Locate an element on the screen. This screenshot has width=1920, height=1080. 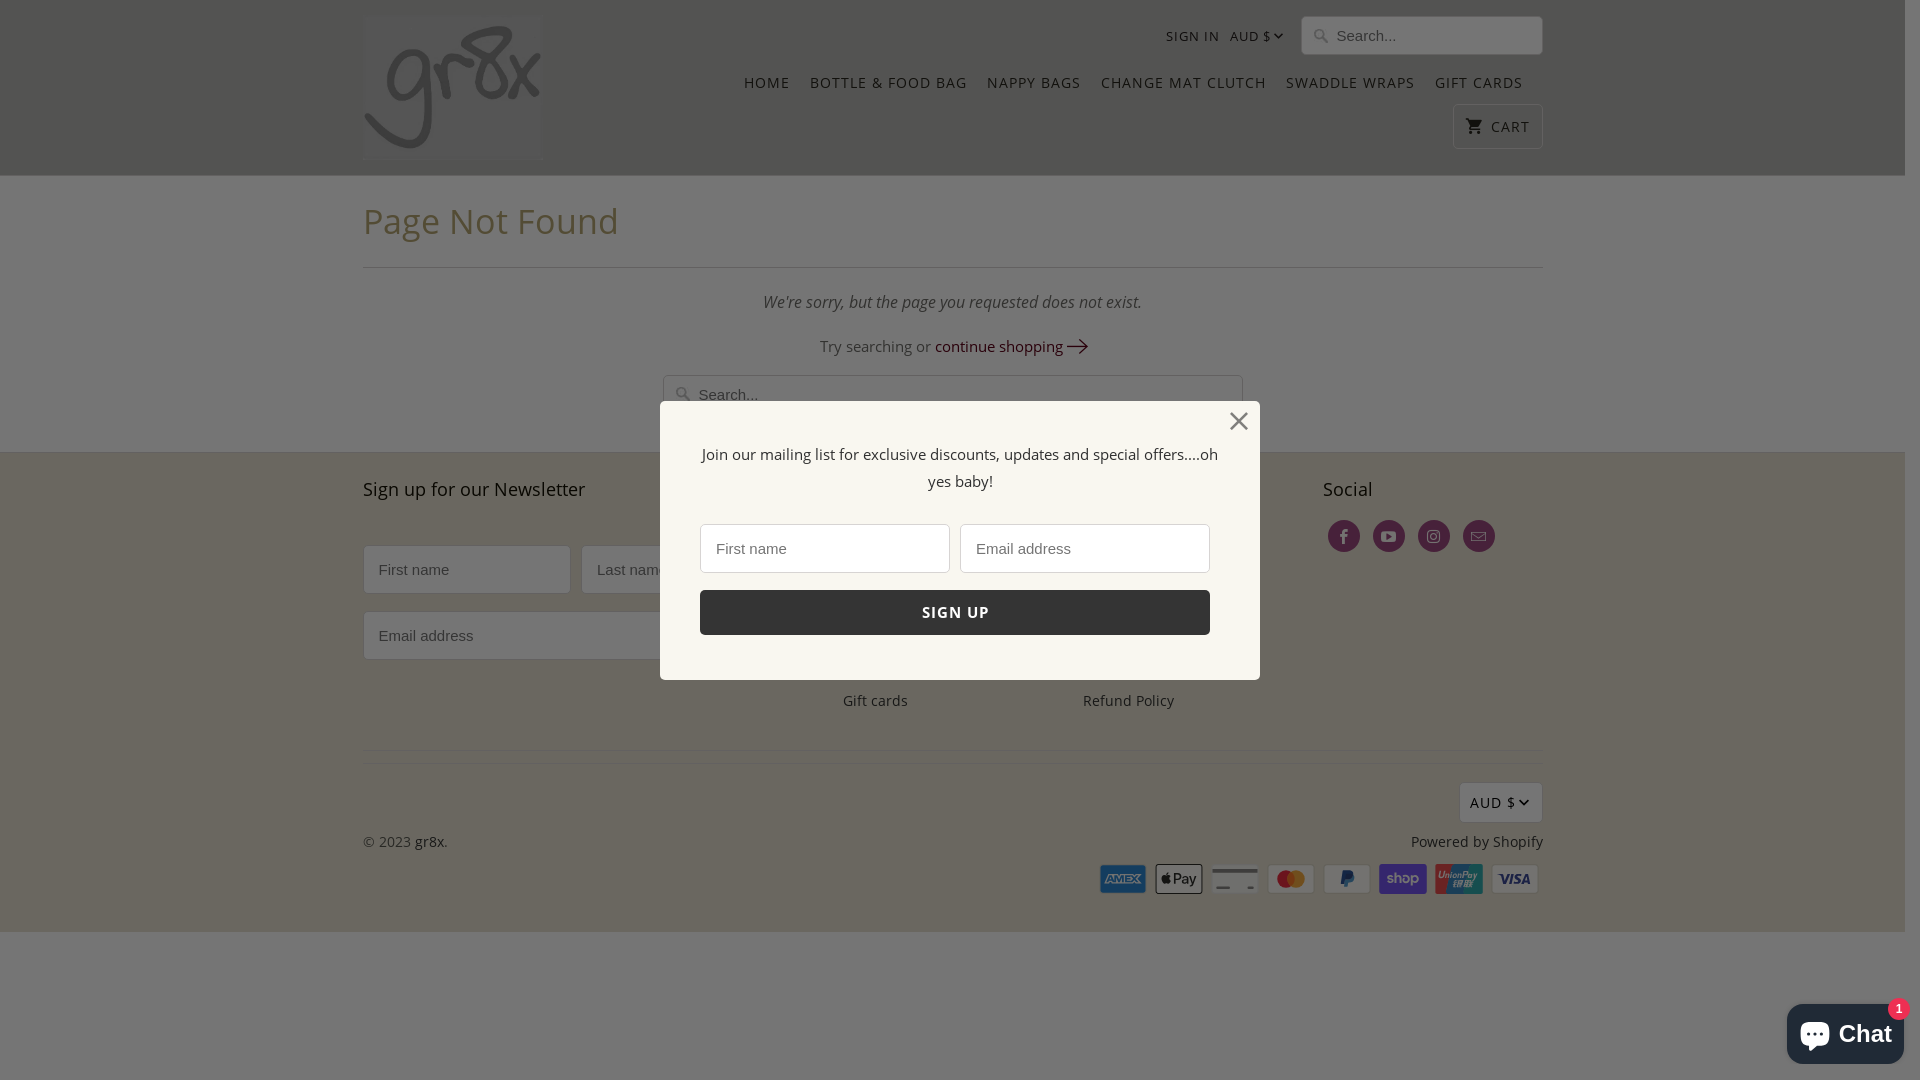
'Gift cards' is located at coordinates (874, 699).